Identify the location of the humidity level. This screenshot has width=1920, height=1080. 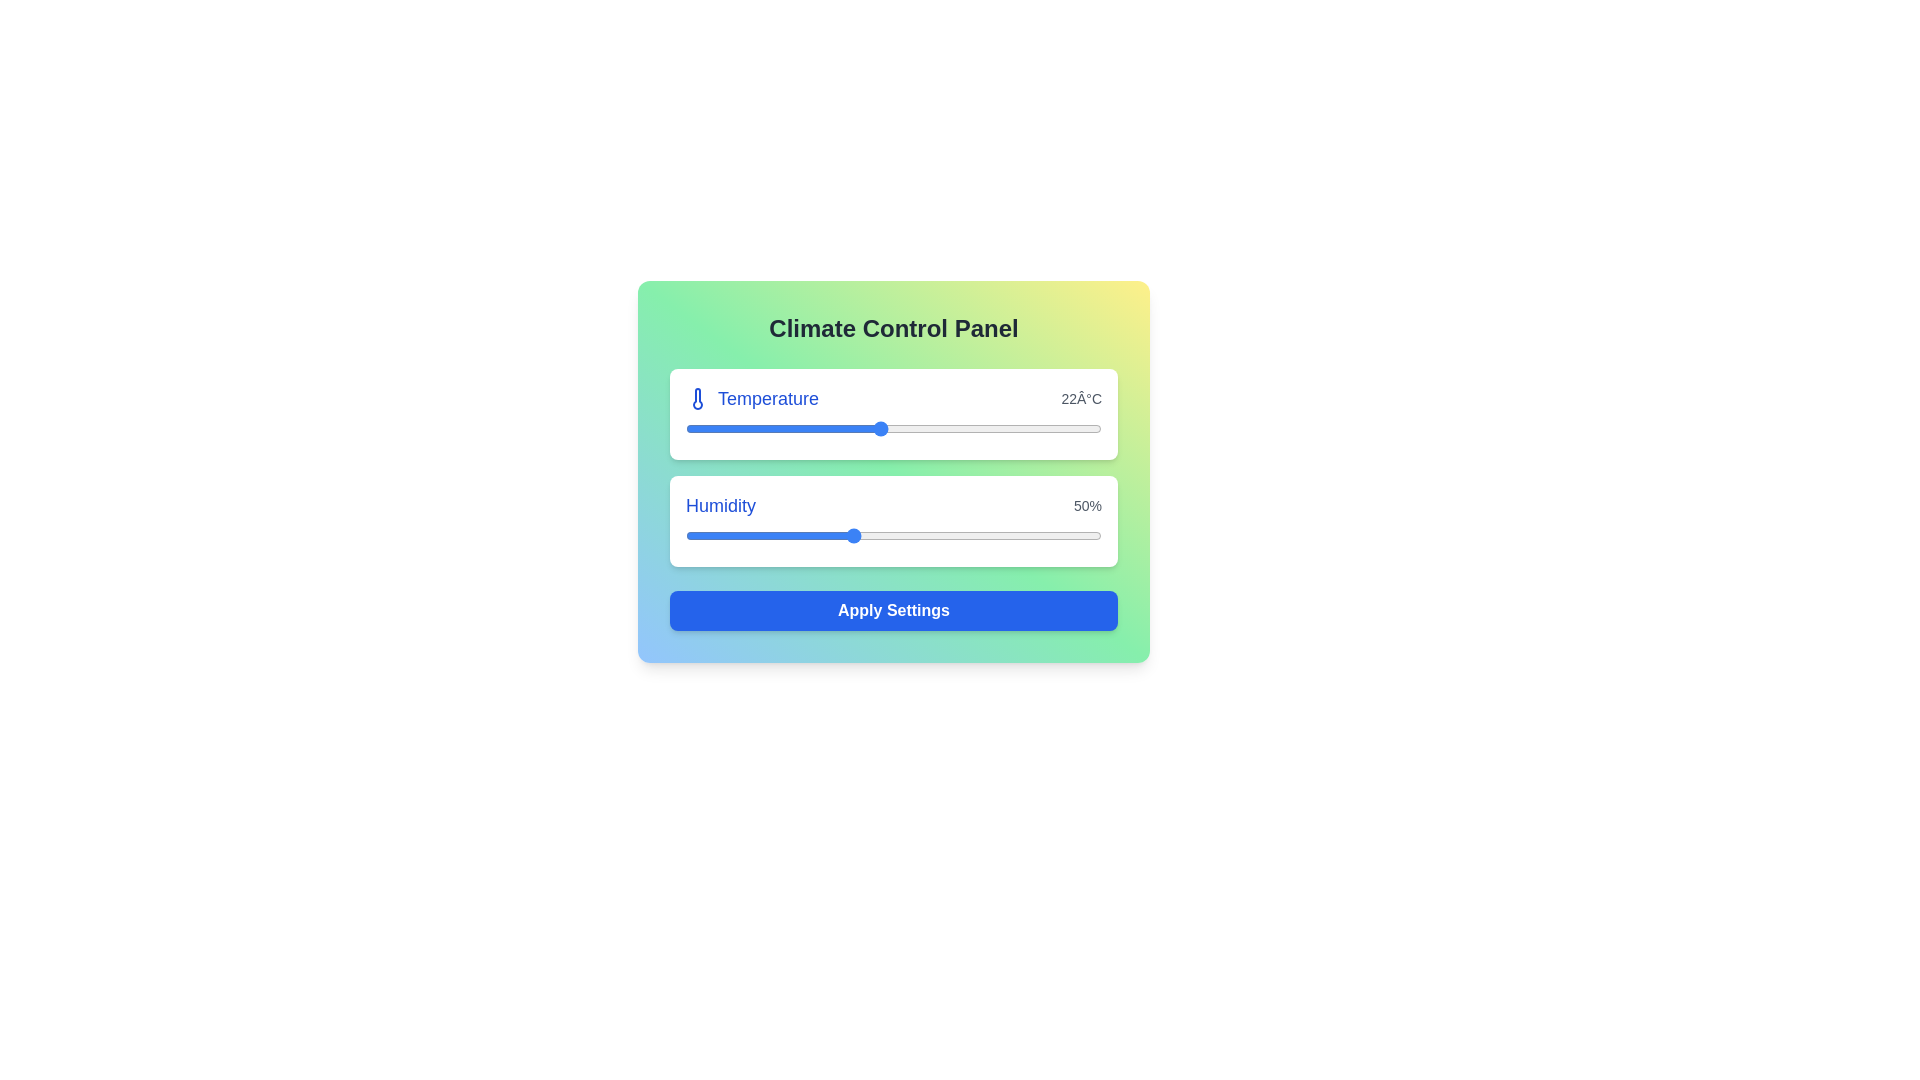
(960, 535).